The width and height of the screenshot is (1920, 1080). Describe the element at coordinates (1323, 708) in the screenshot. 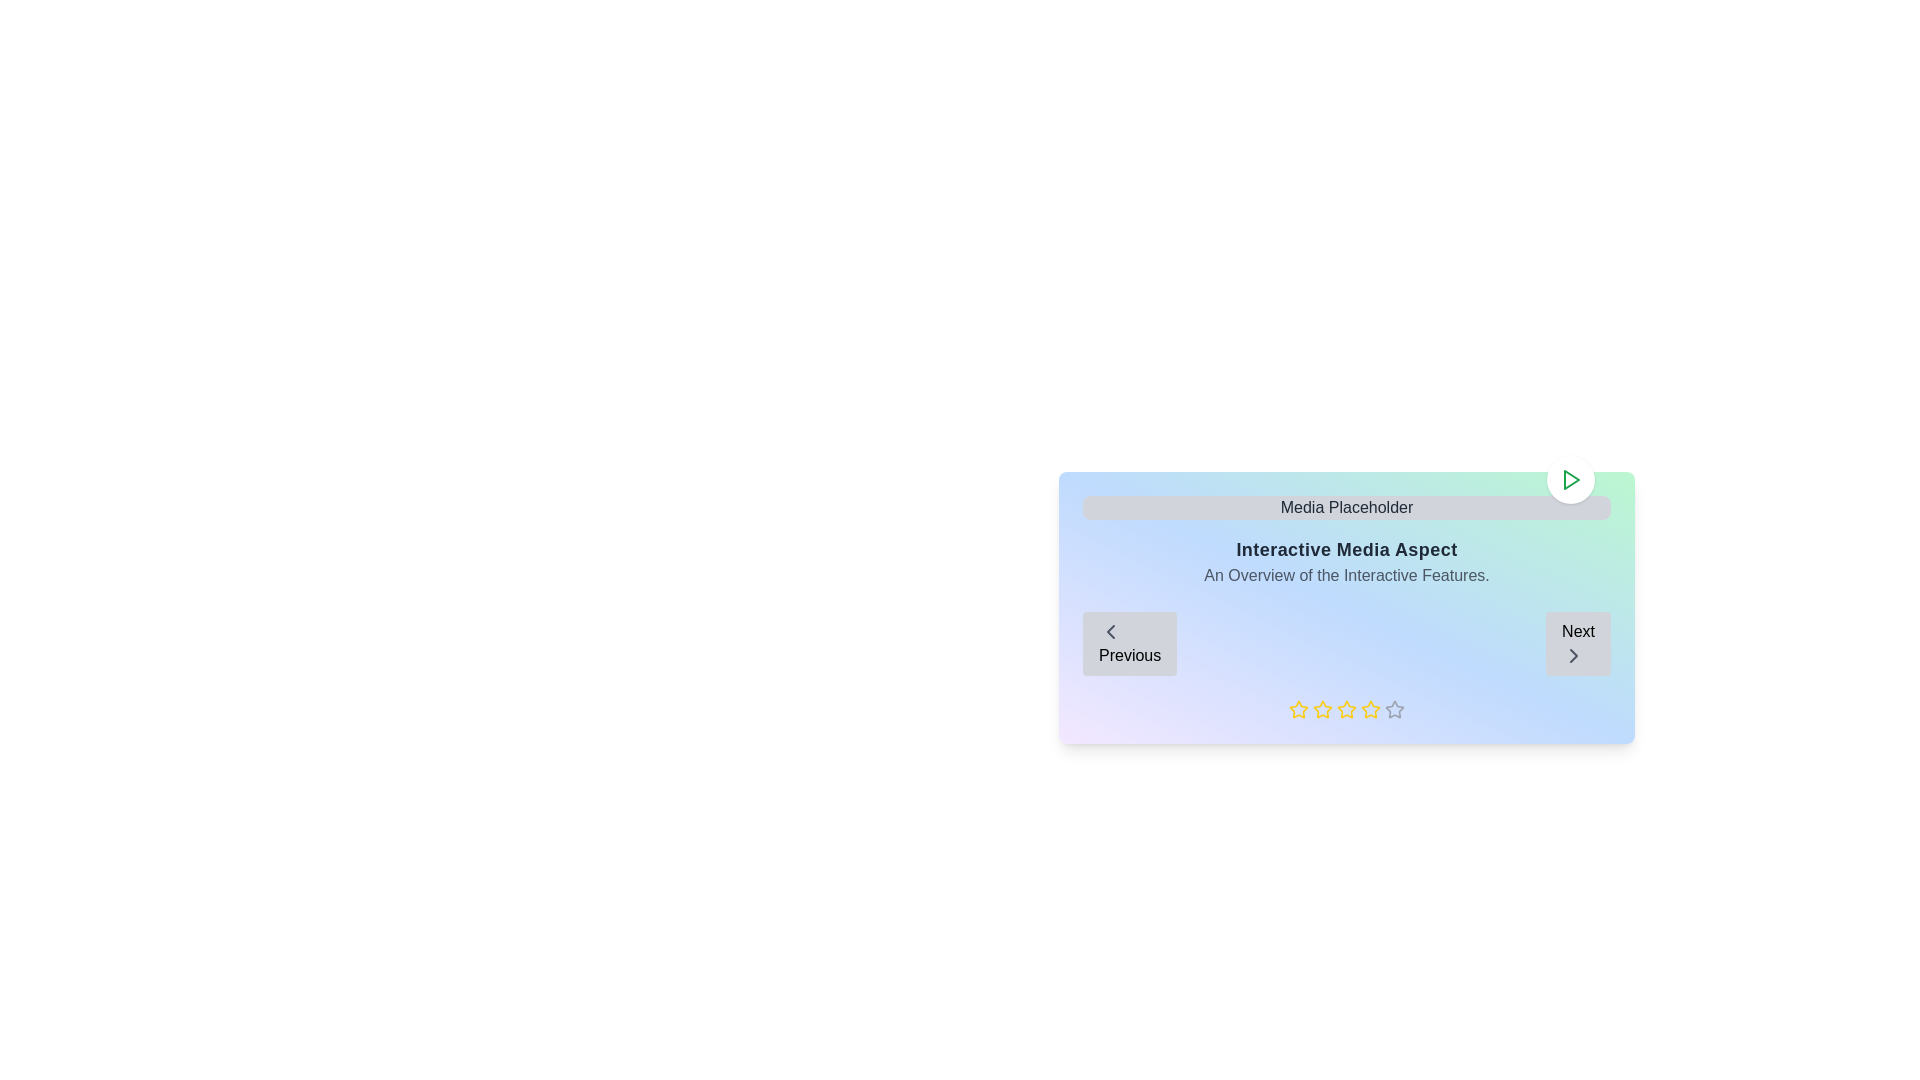

I see `the third yellow star icon with a hollow center in the rating set` at that location.